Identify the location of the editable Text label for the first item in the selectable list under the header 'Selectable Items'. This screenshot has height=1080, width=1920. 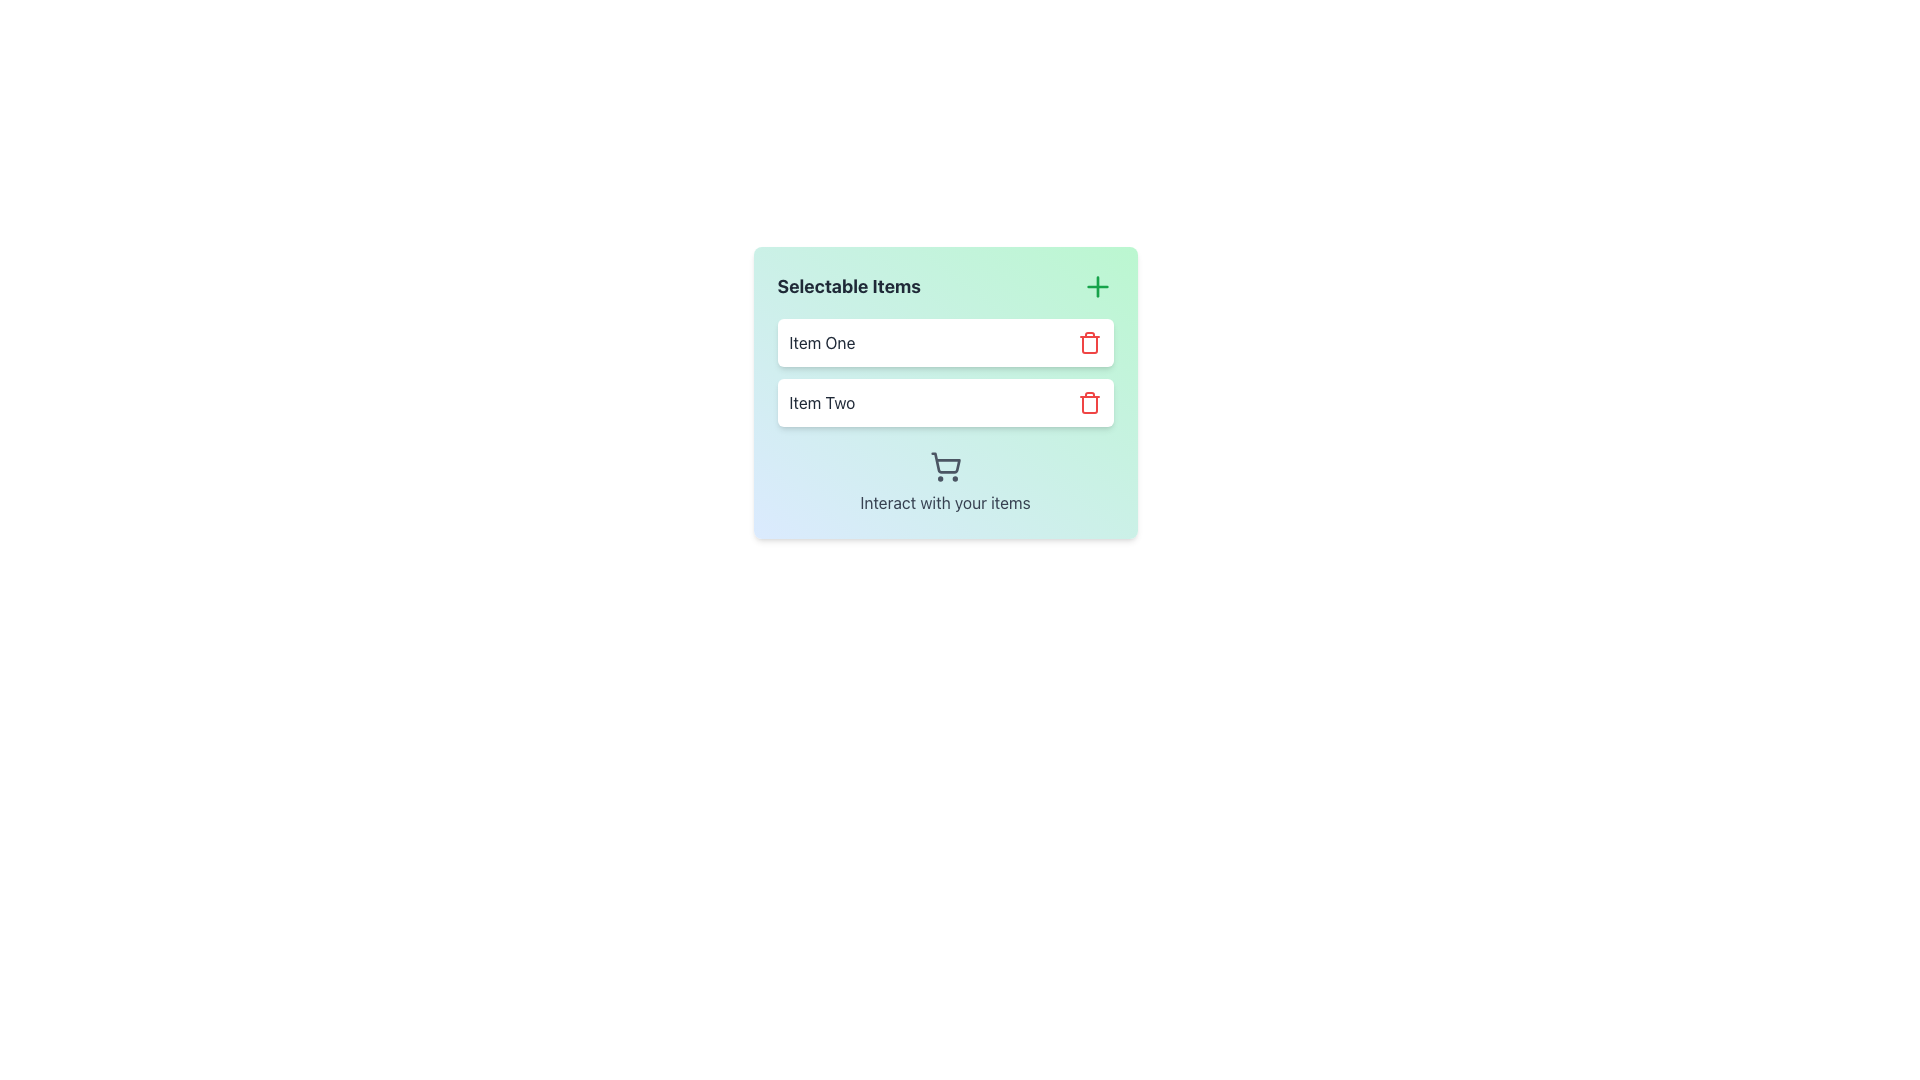
(821, 342).